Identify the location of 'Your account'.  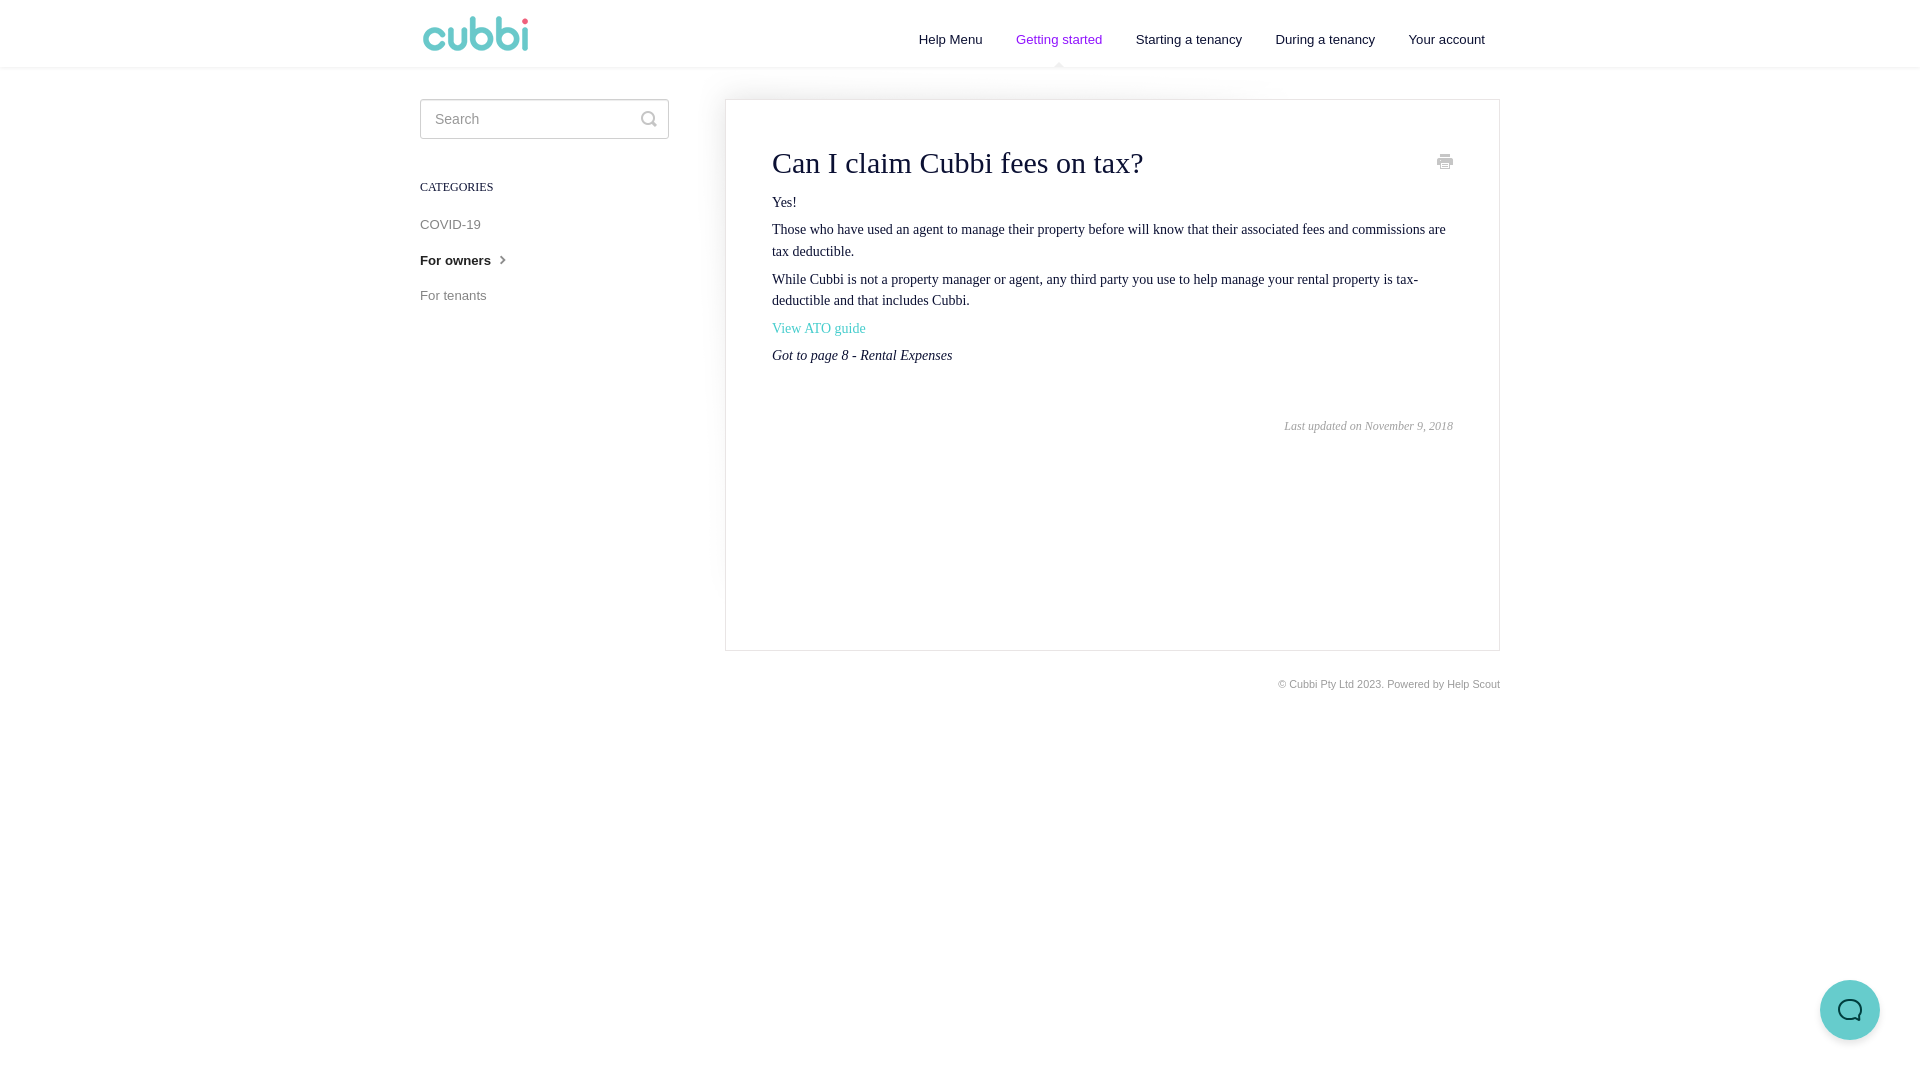
(1447, 39).